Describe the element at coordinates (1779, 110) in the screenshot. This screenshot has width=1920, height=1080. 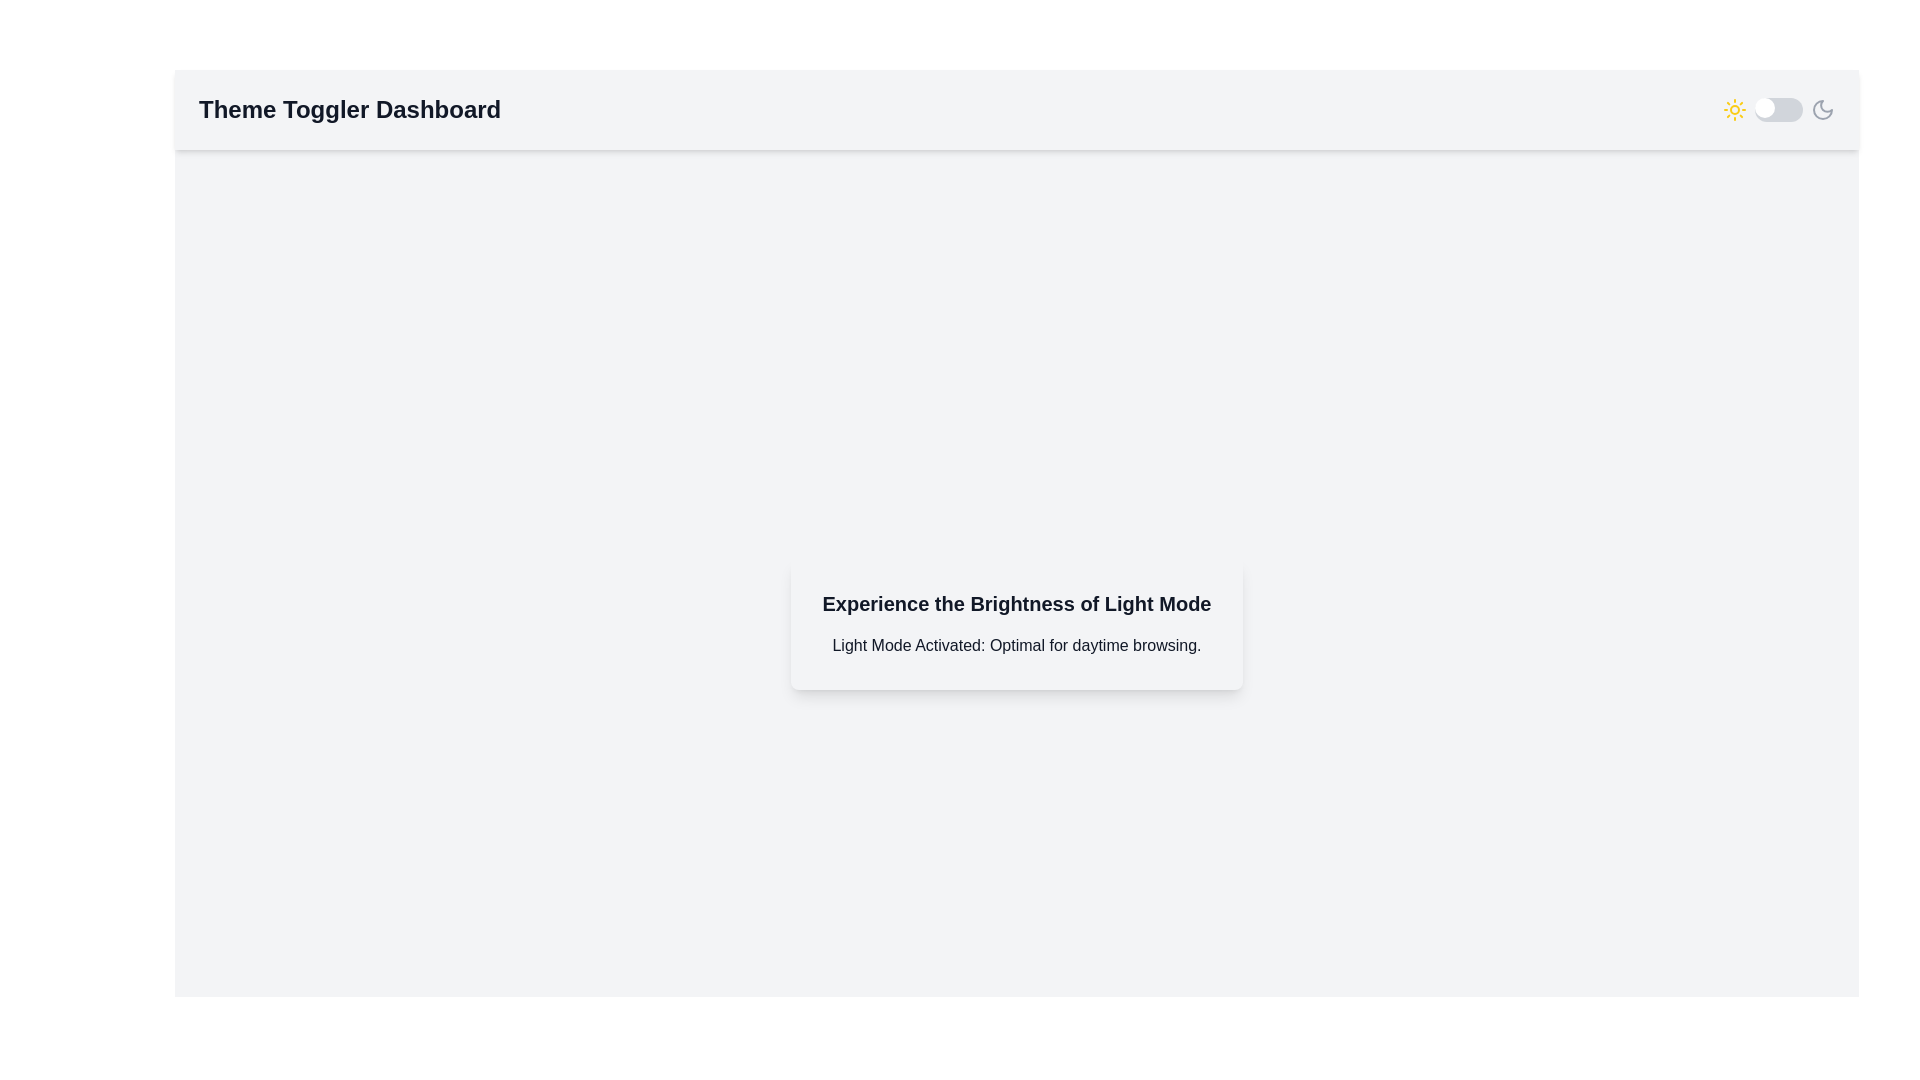
I see `the theme toggle switch located at the top-right corner of the interface, positioned between the sun and moon icons, to change the theme` at that location.